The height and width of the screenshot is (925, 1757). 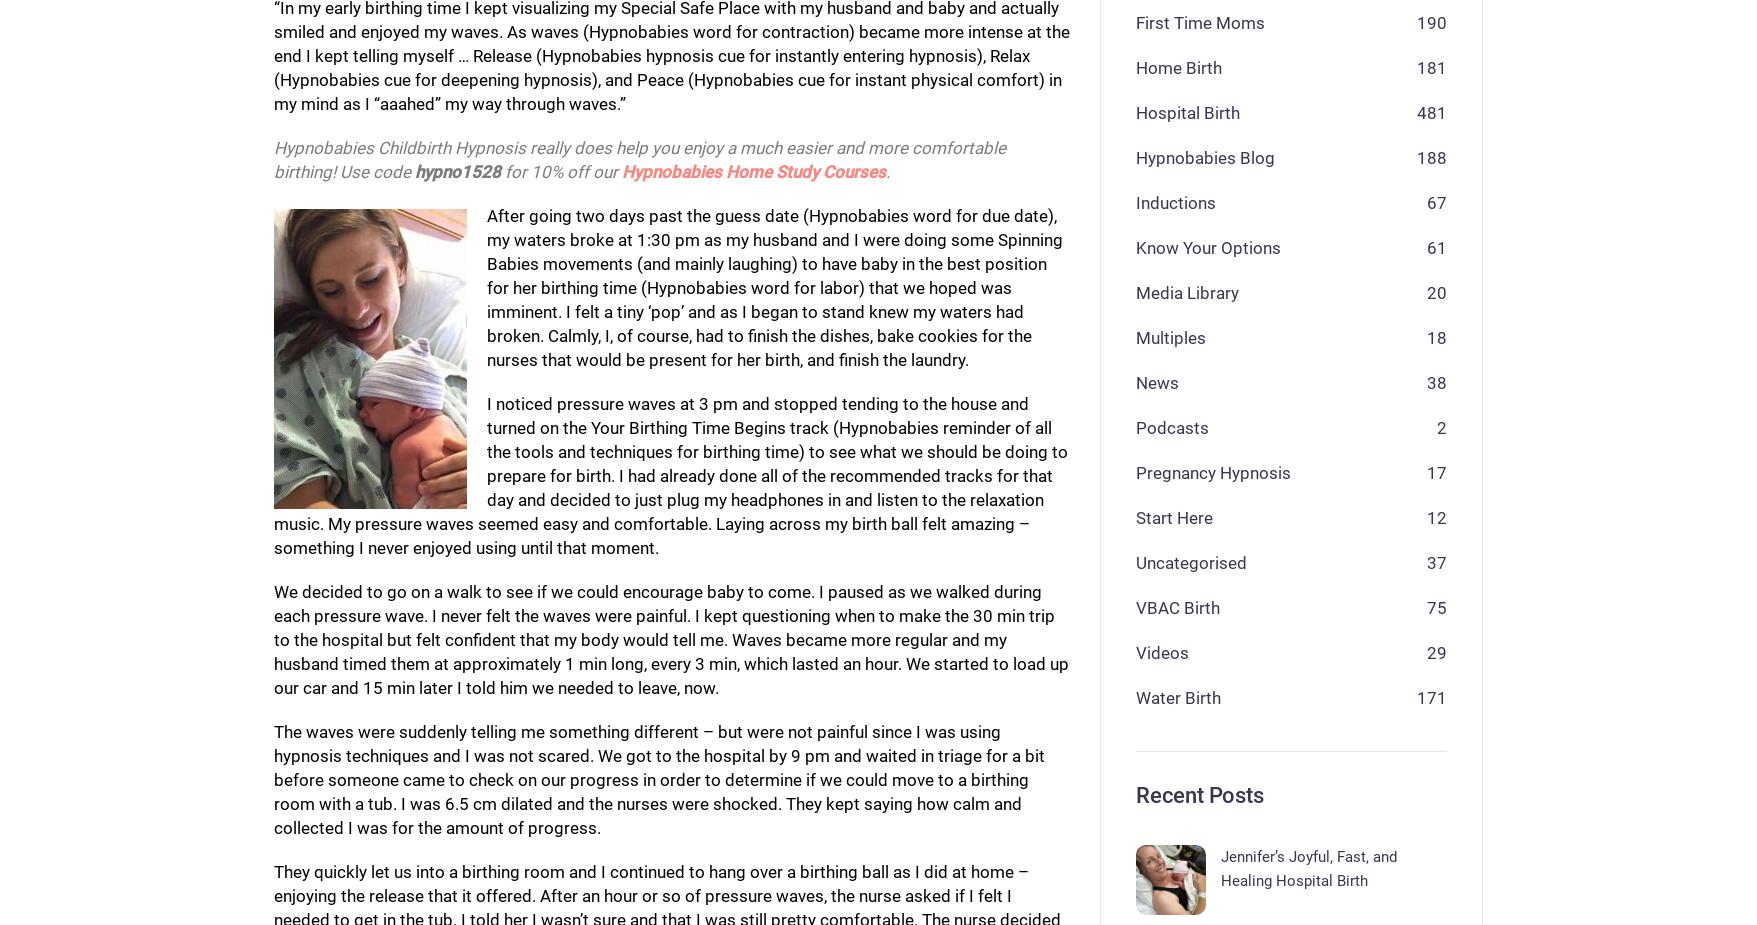 What do you see at coordinates (575, 874) in the screenshot?
I see `'Facebook Moms Support Group'` at bounding box center [575, 874].